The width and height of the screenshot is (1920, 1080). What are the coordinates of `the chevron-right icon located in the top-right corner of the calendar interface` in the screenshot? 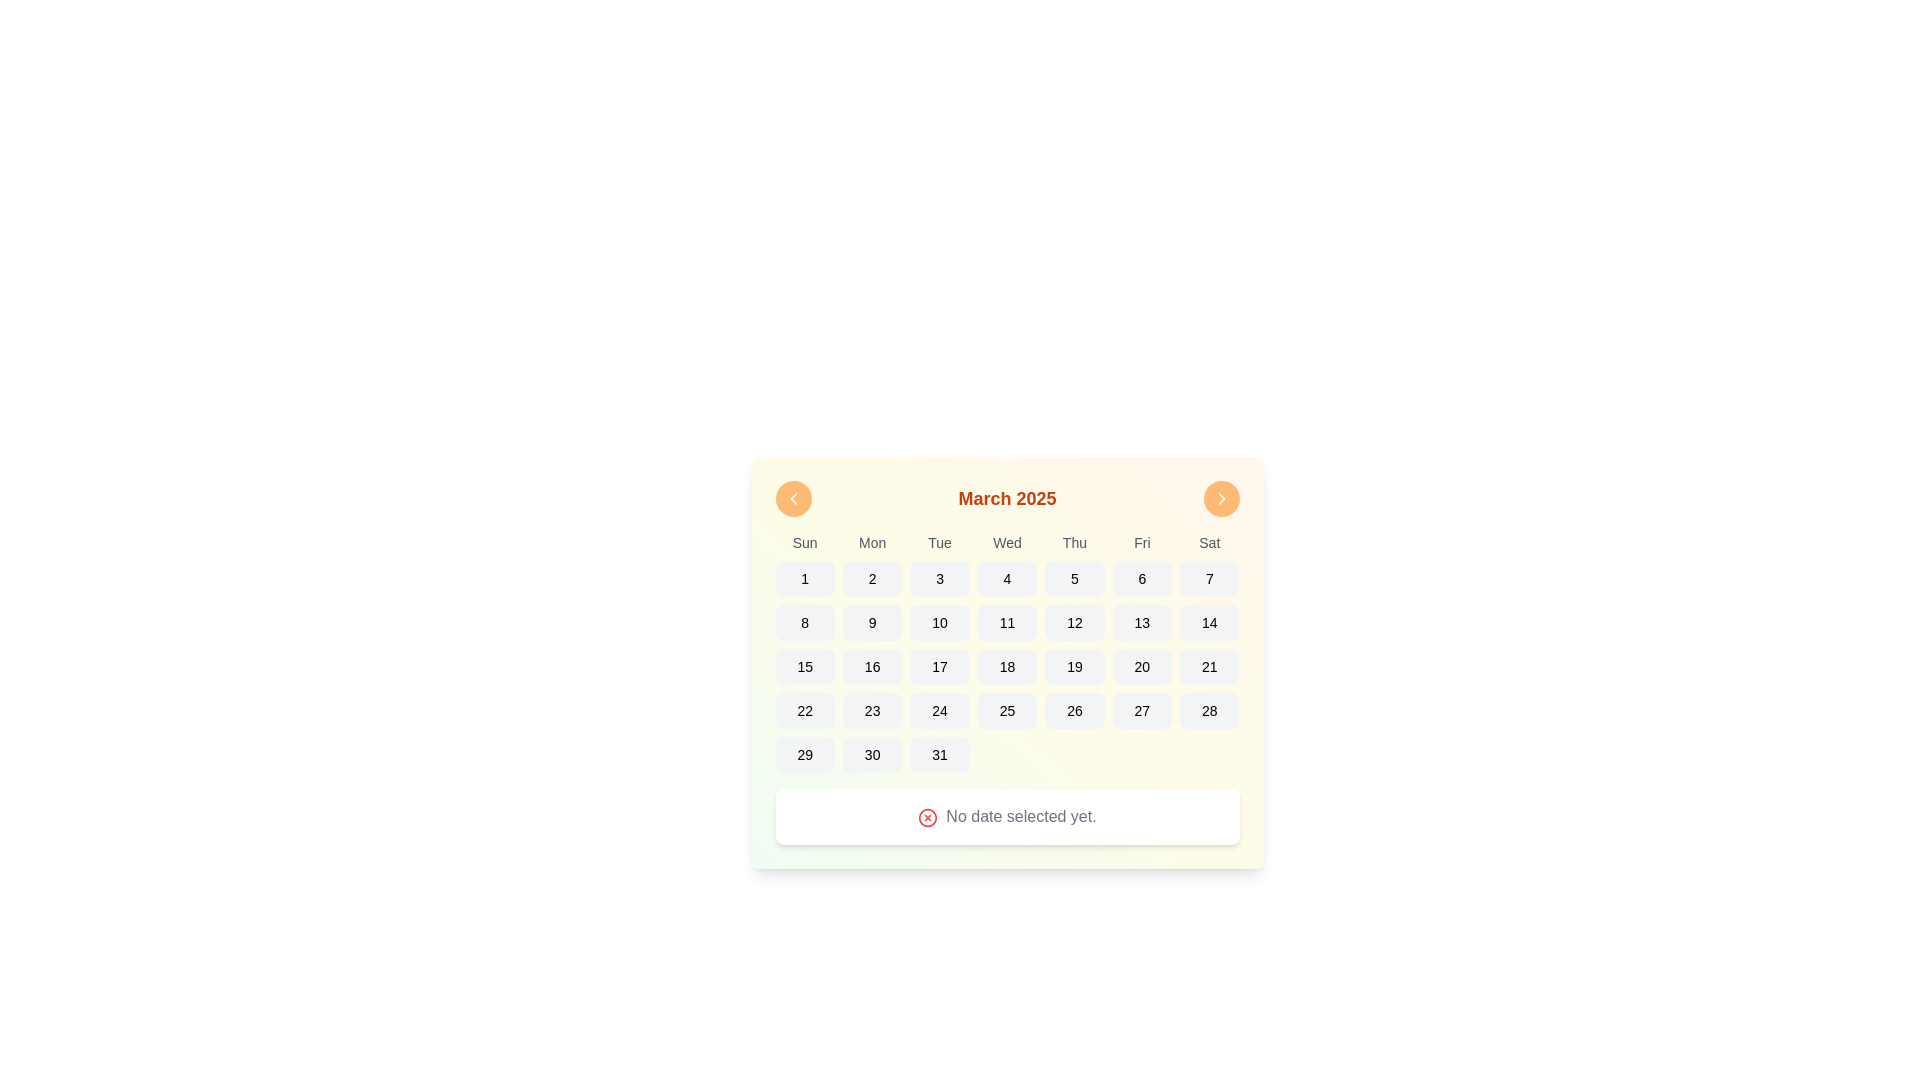 It's located at (1220, 497).